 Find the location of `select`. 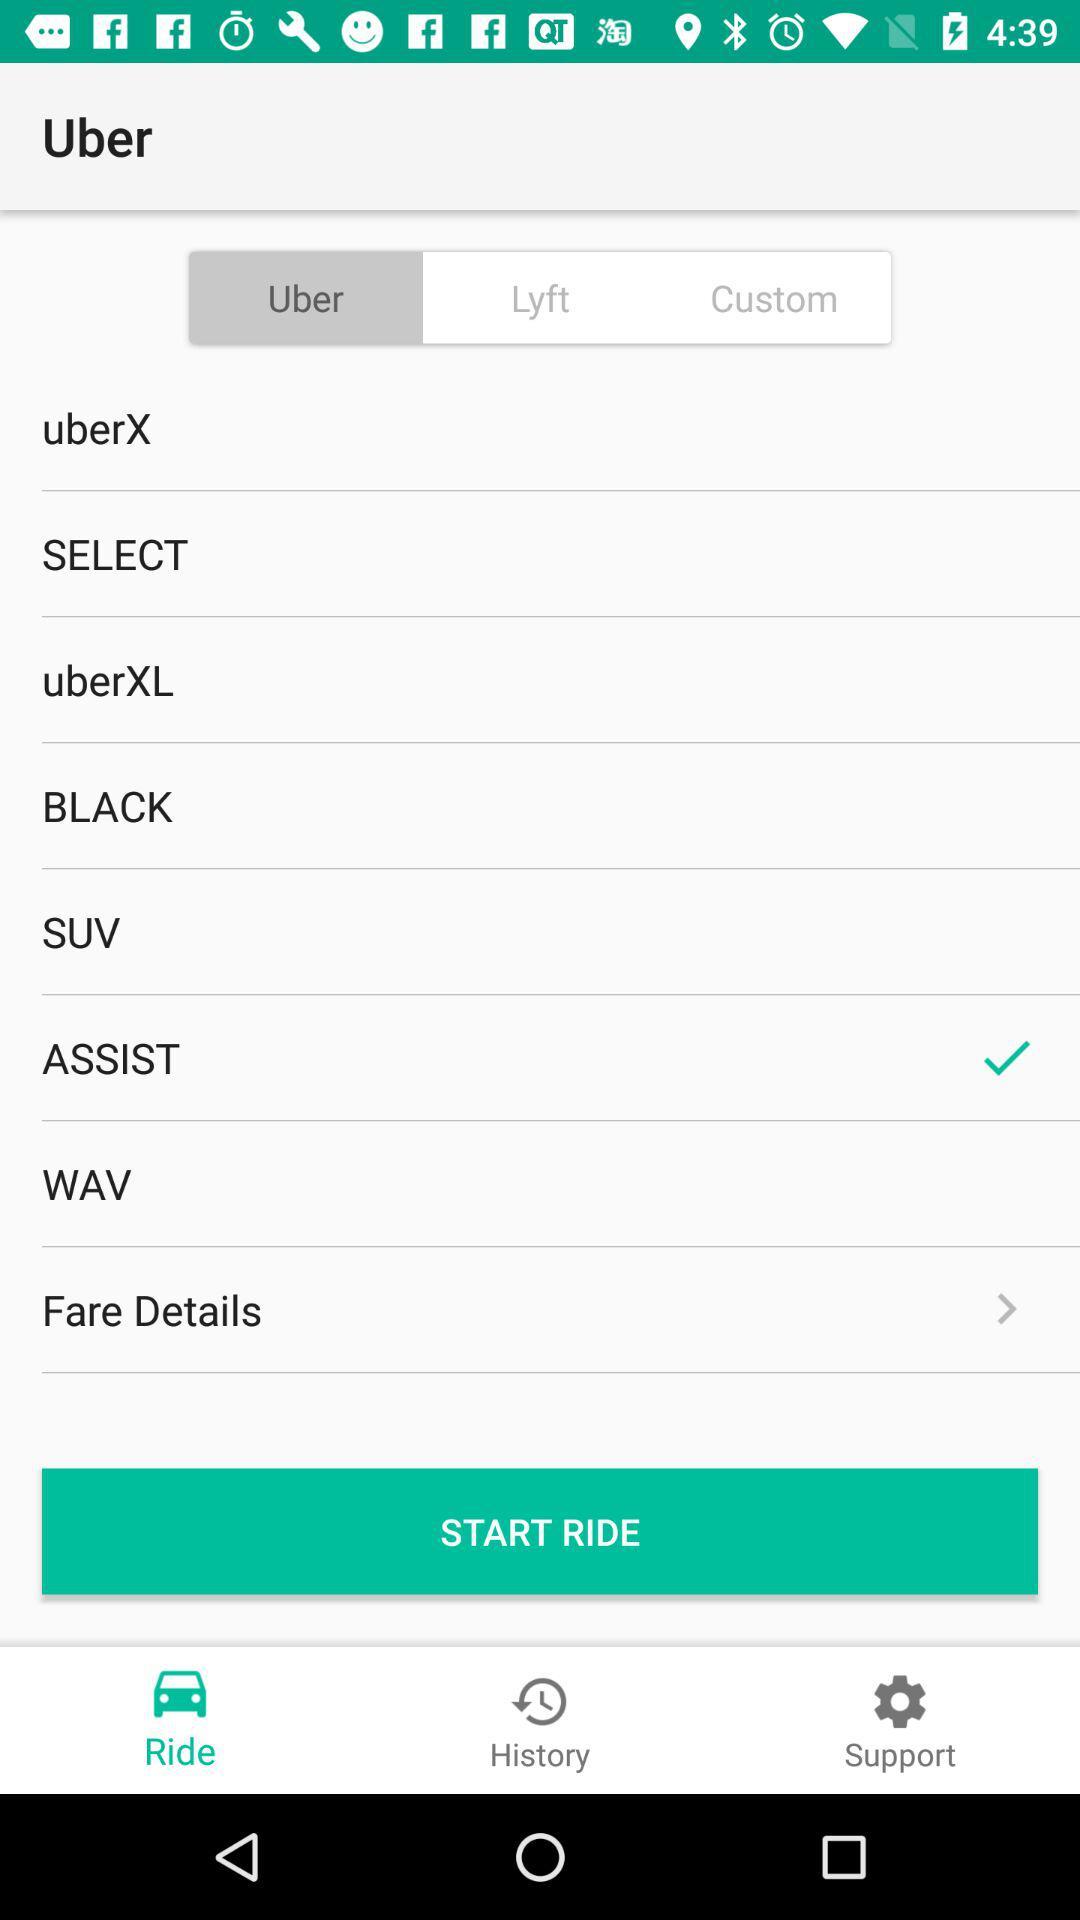

select is located at coordinates (540, 553).